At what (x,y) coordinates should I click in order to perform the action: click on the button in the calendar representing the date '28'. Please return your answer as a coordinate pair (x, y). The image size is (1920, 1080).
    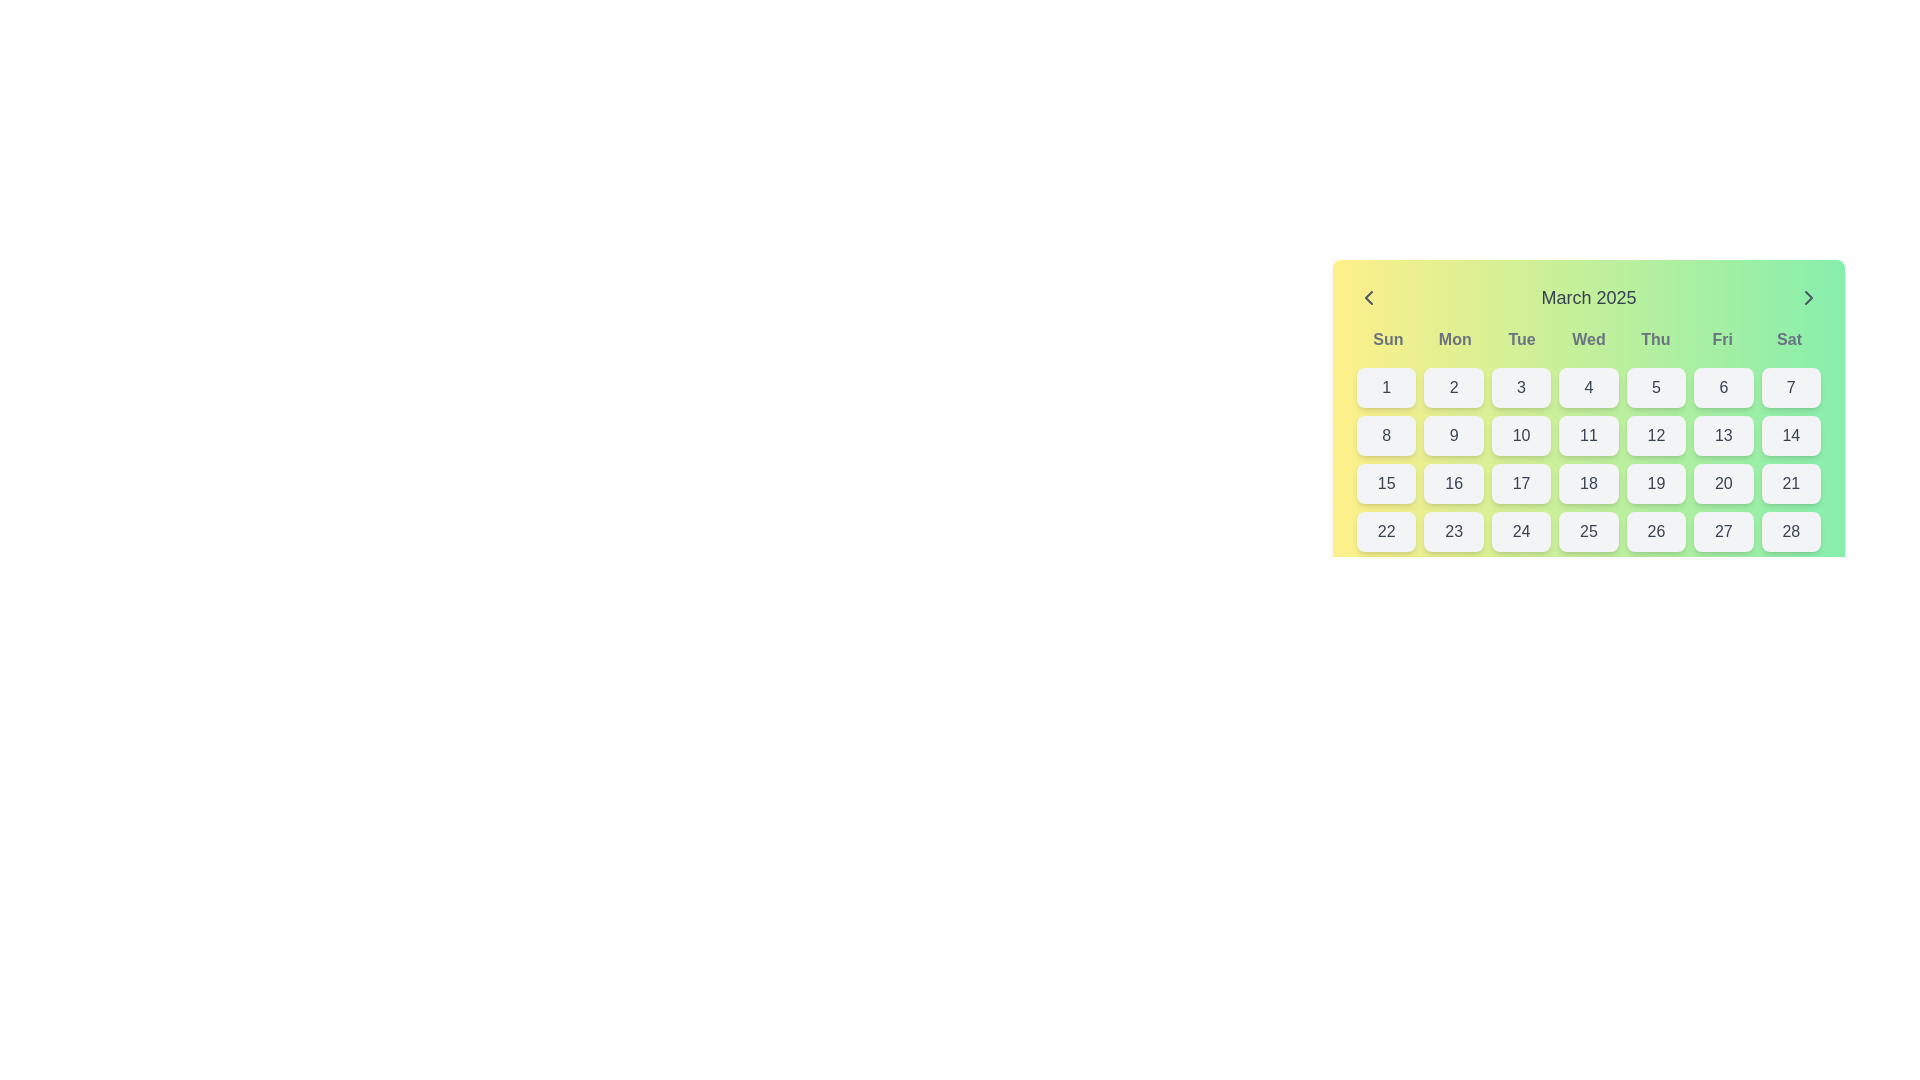
    Looking at the image, I should click on (1791, 531).